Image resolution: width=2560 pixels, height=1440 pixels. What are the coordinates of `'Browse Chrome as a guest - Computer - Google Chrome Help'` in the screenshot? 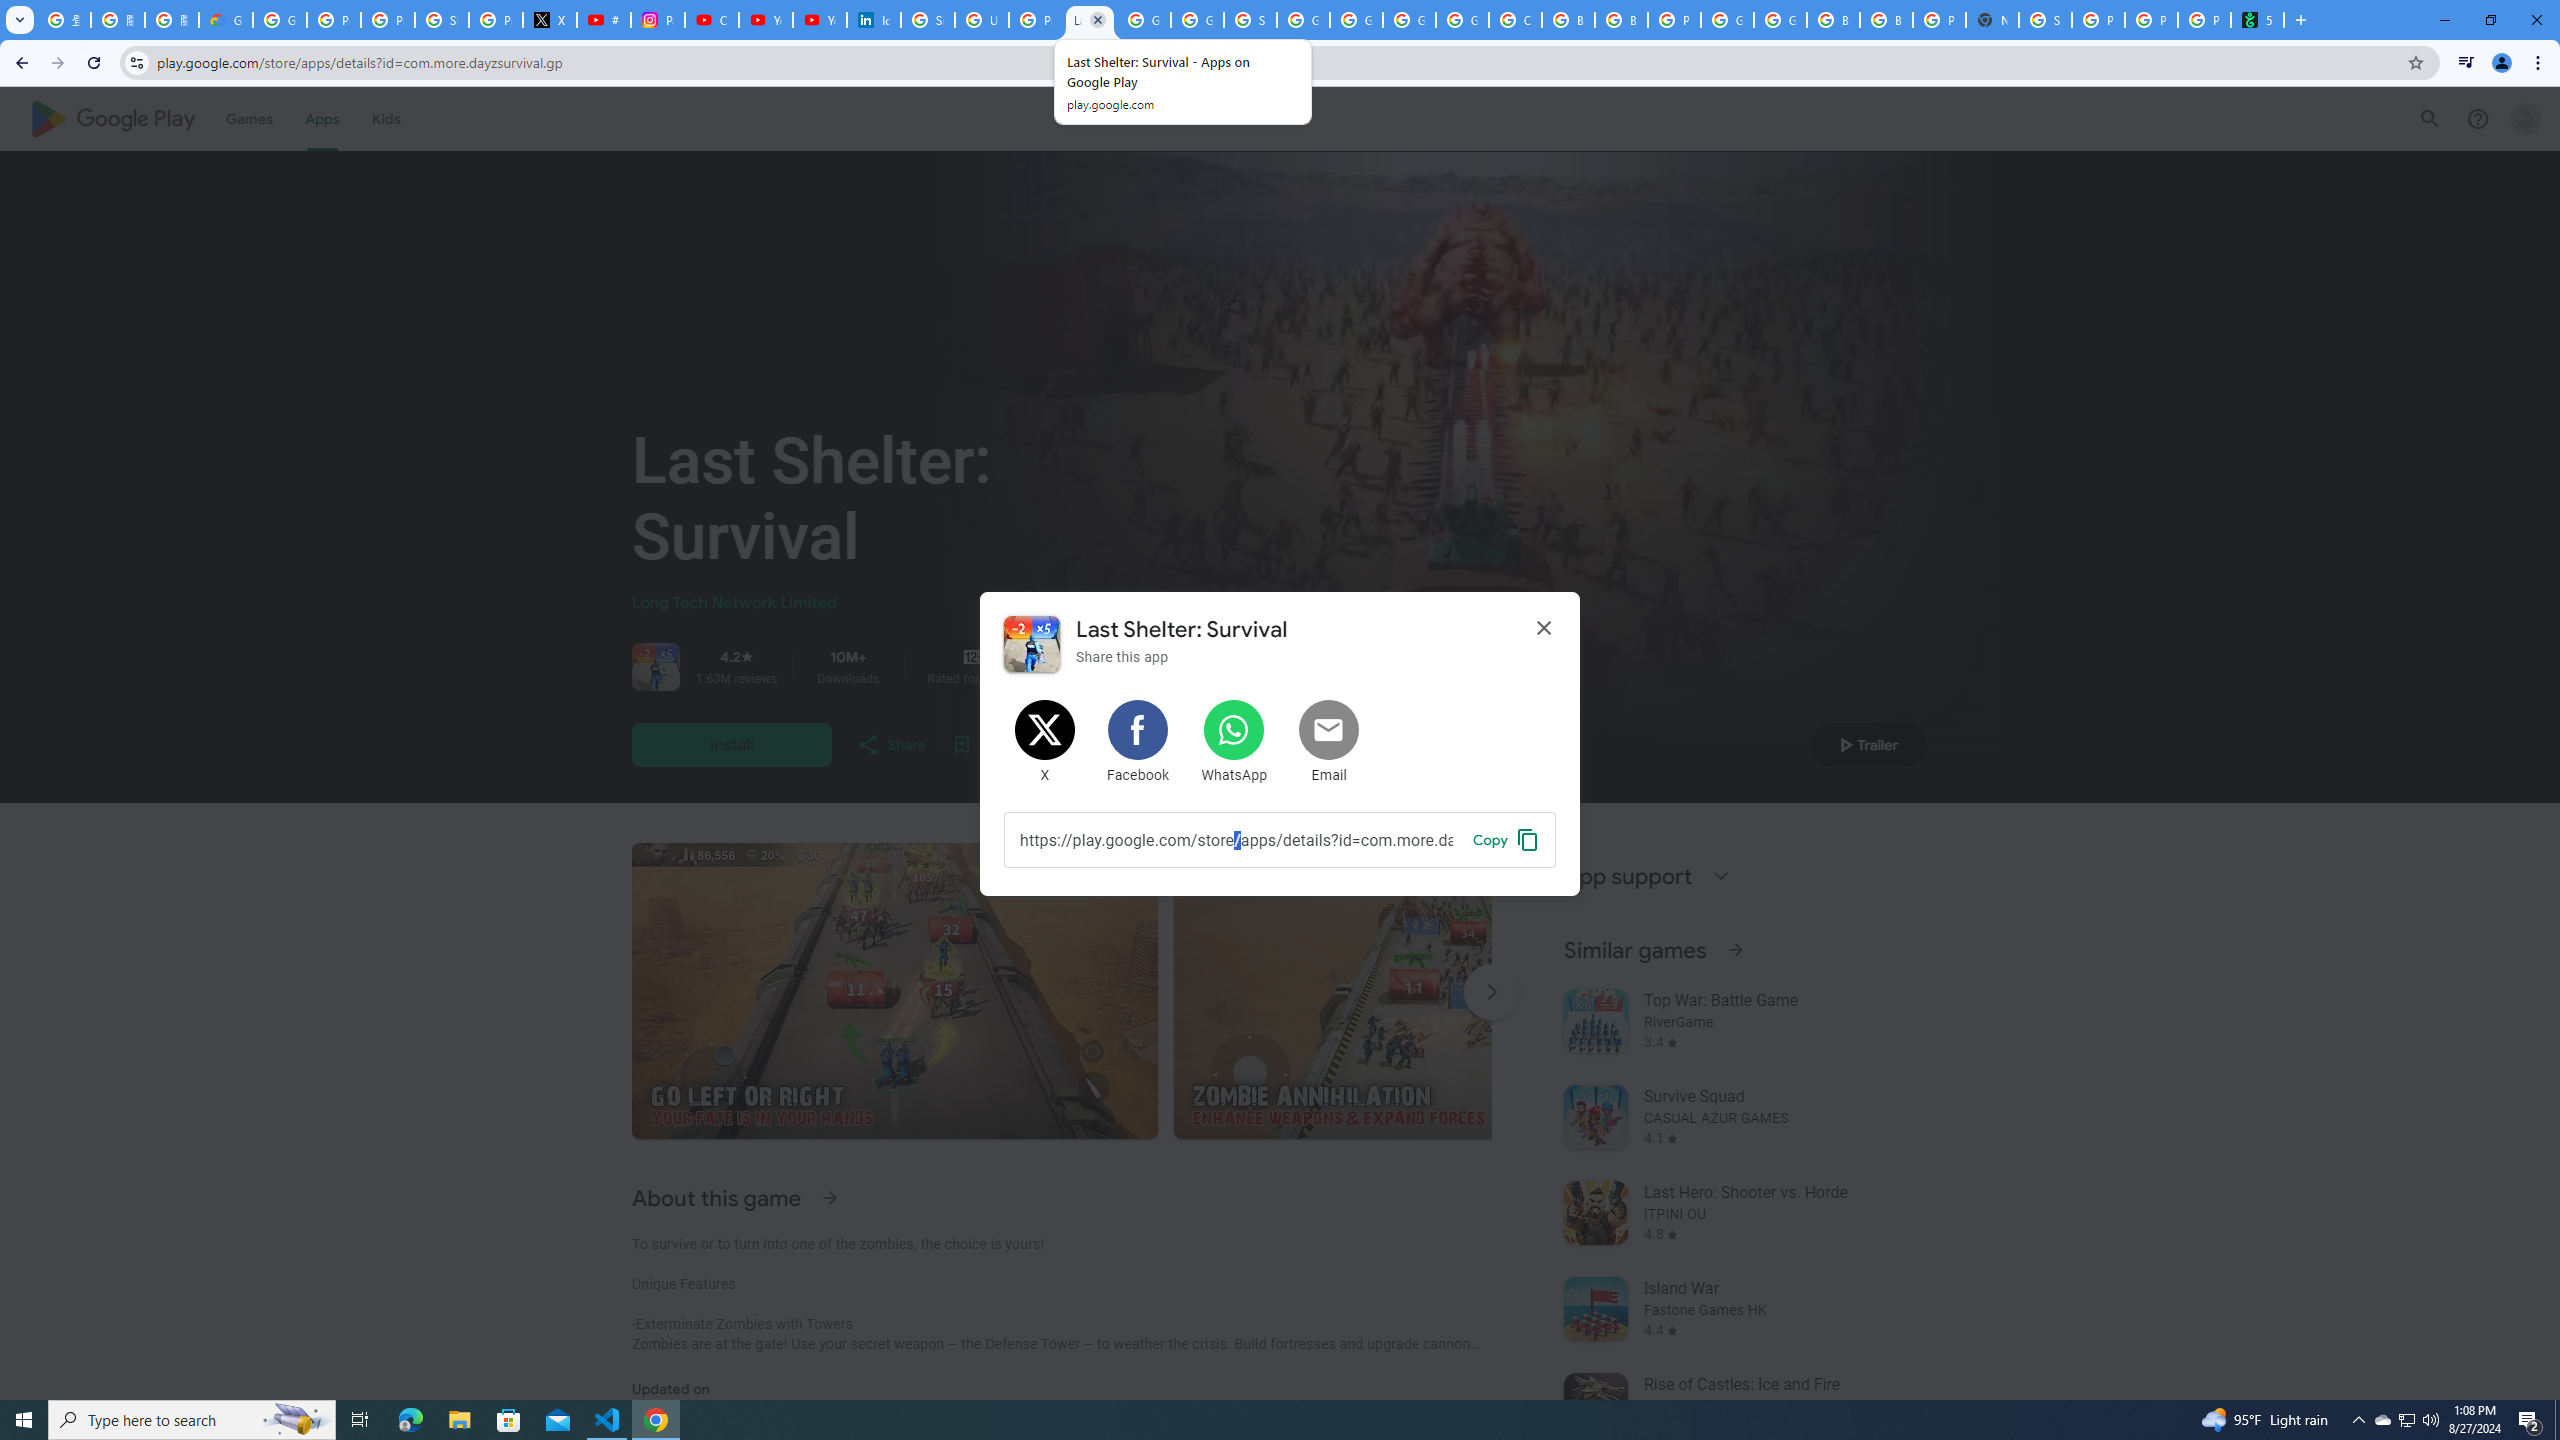 It's located at (1831, 19).